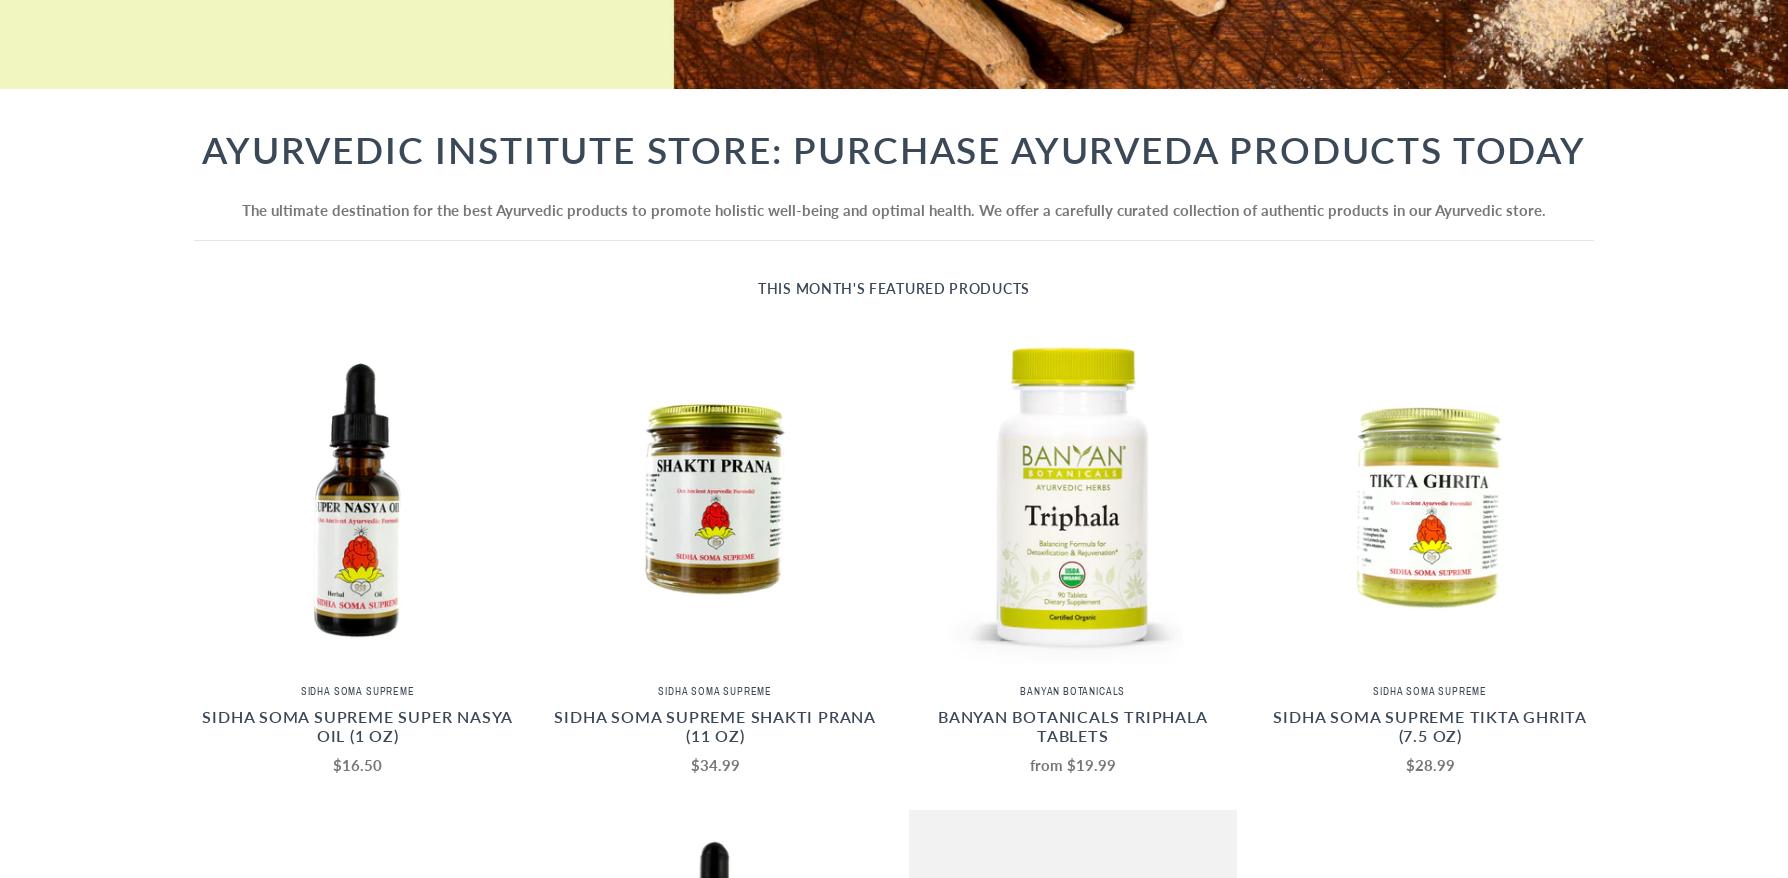  I want to click on '$16.50', so click(331, 764).